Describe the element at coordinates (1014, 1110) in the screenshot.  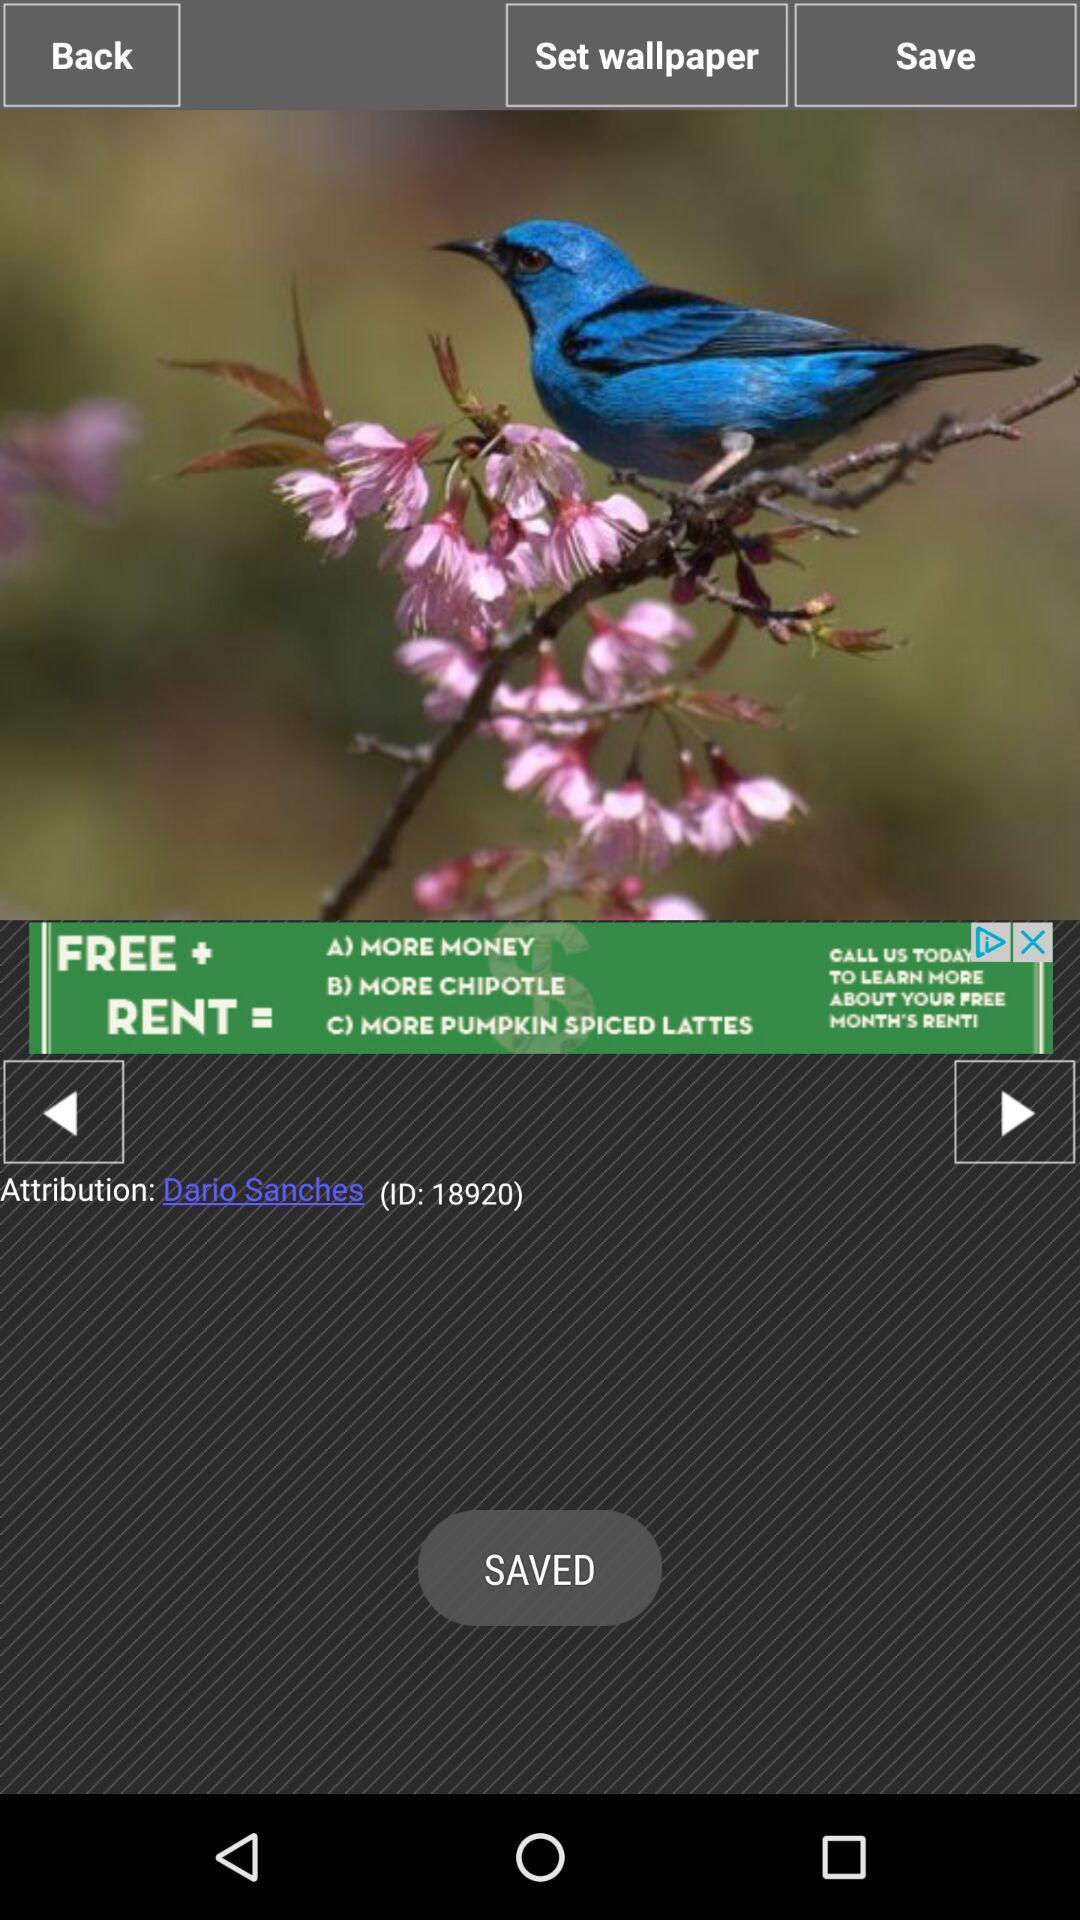
I see `for next` at that location.